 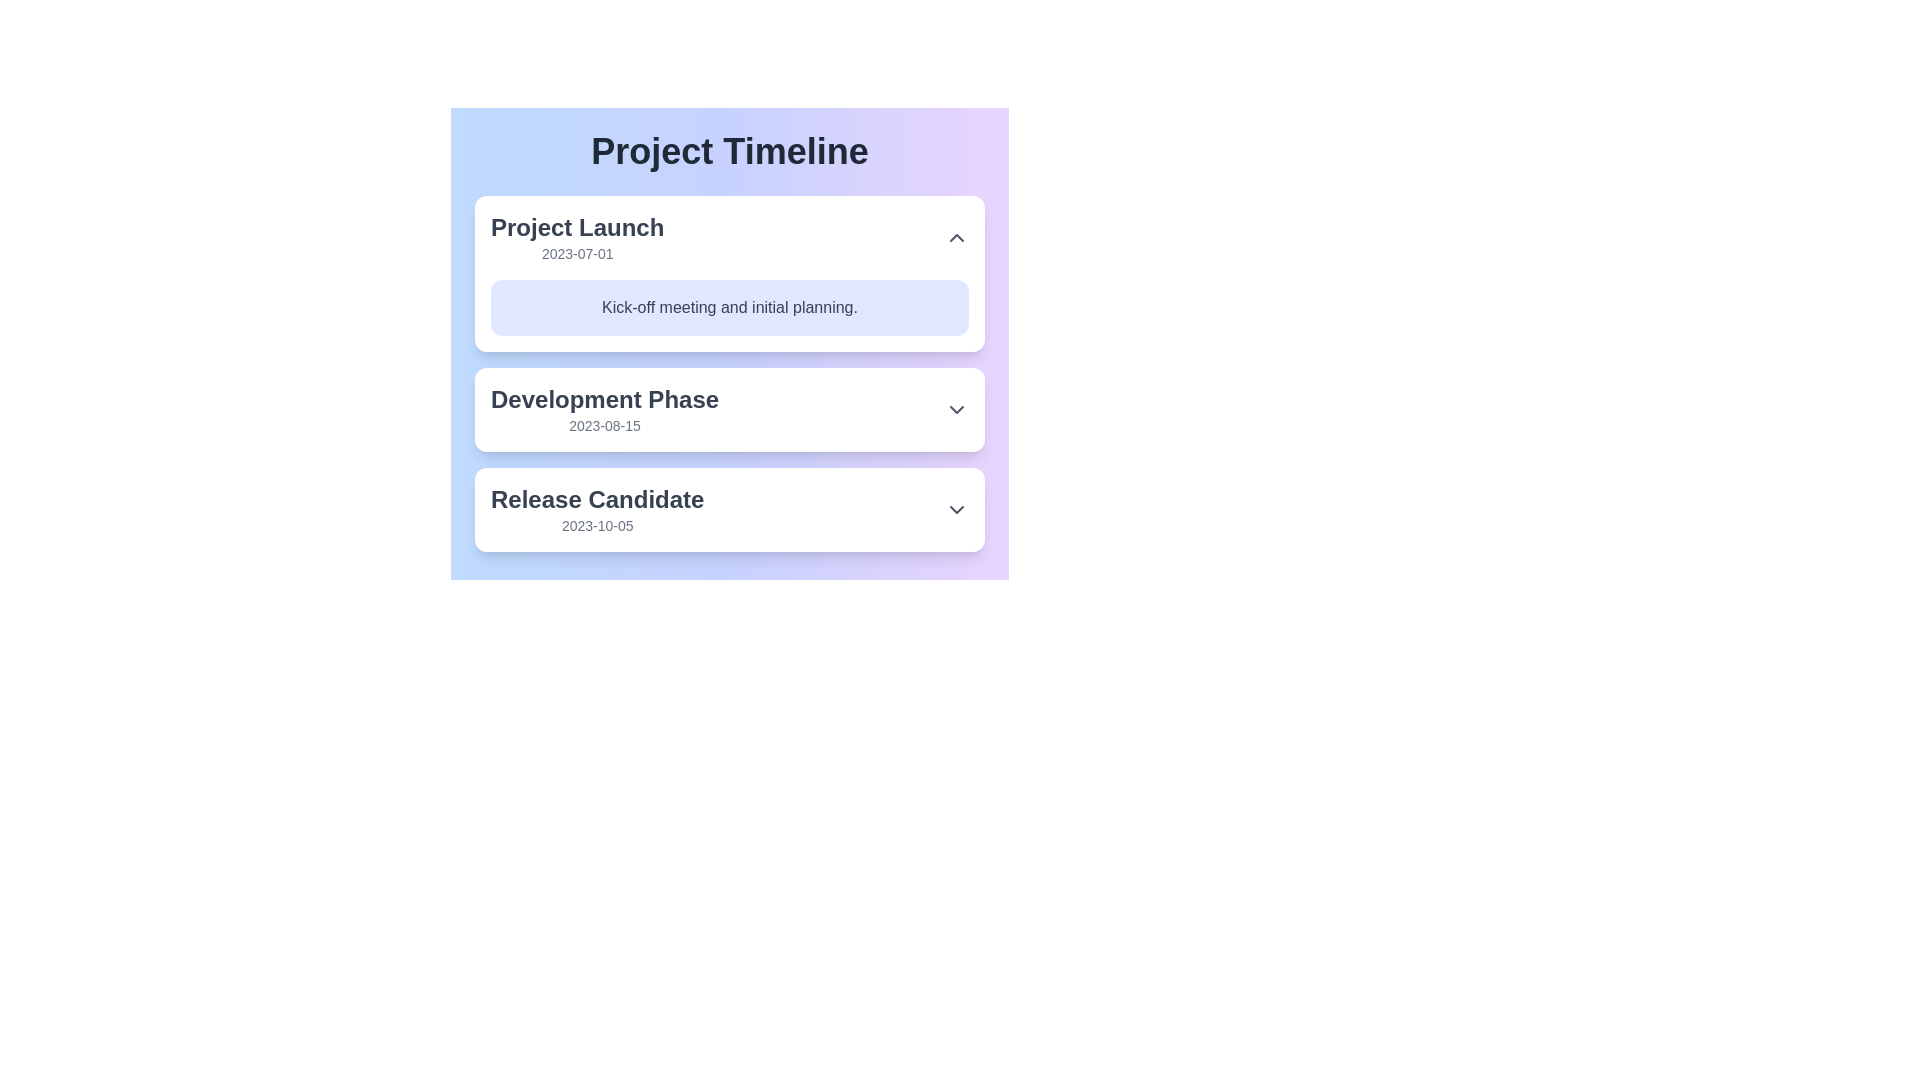 I want to click on textual display showing the project phase name 'Project Launch' and the date '2023-07-01', which is located under the main heading 'Project Timeline' as the first section, so click(x=576, y=237).